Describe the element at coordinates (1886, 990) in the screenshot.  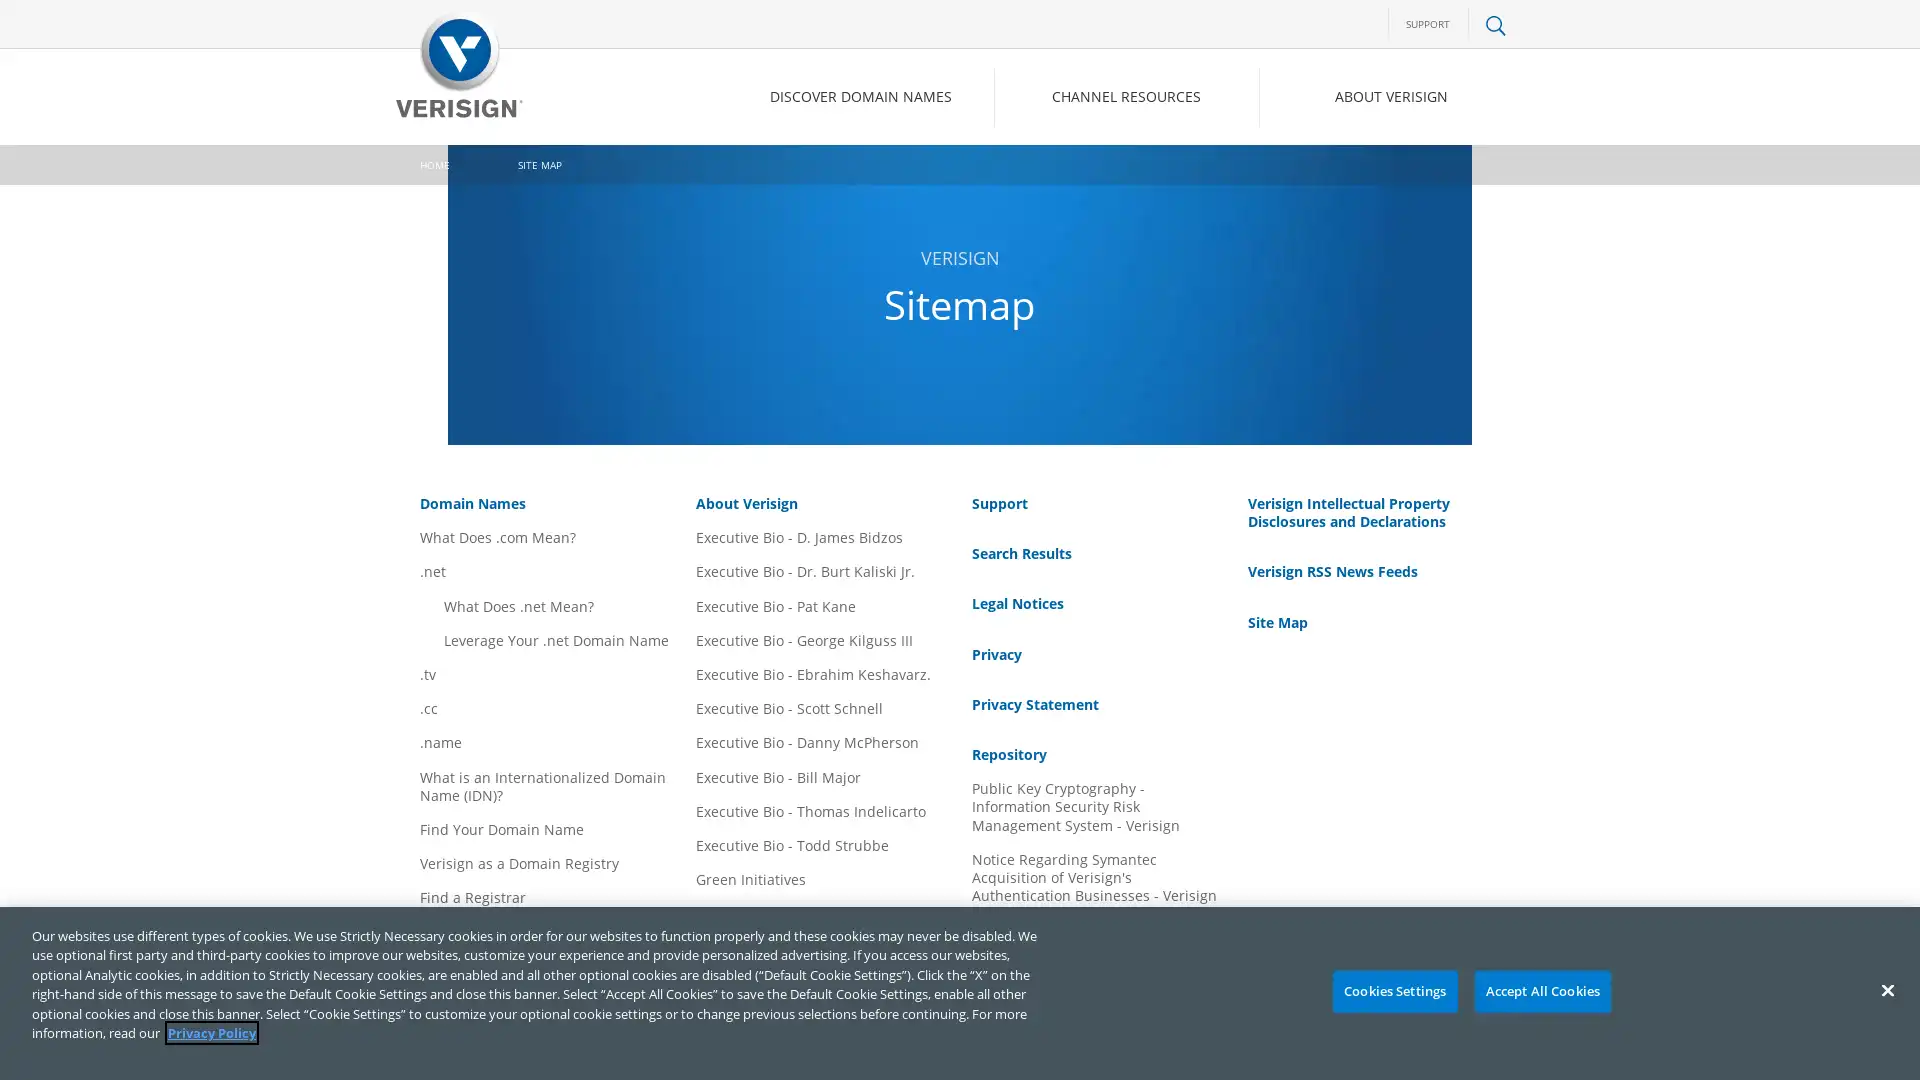
I see `Close` at that location.